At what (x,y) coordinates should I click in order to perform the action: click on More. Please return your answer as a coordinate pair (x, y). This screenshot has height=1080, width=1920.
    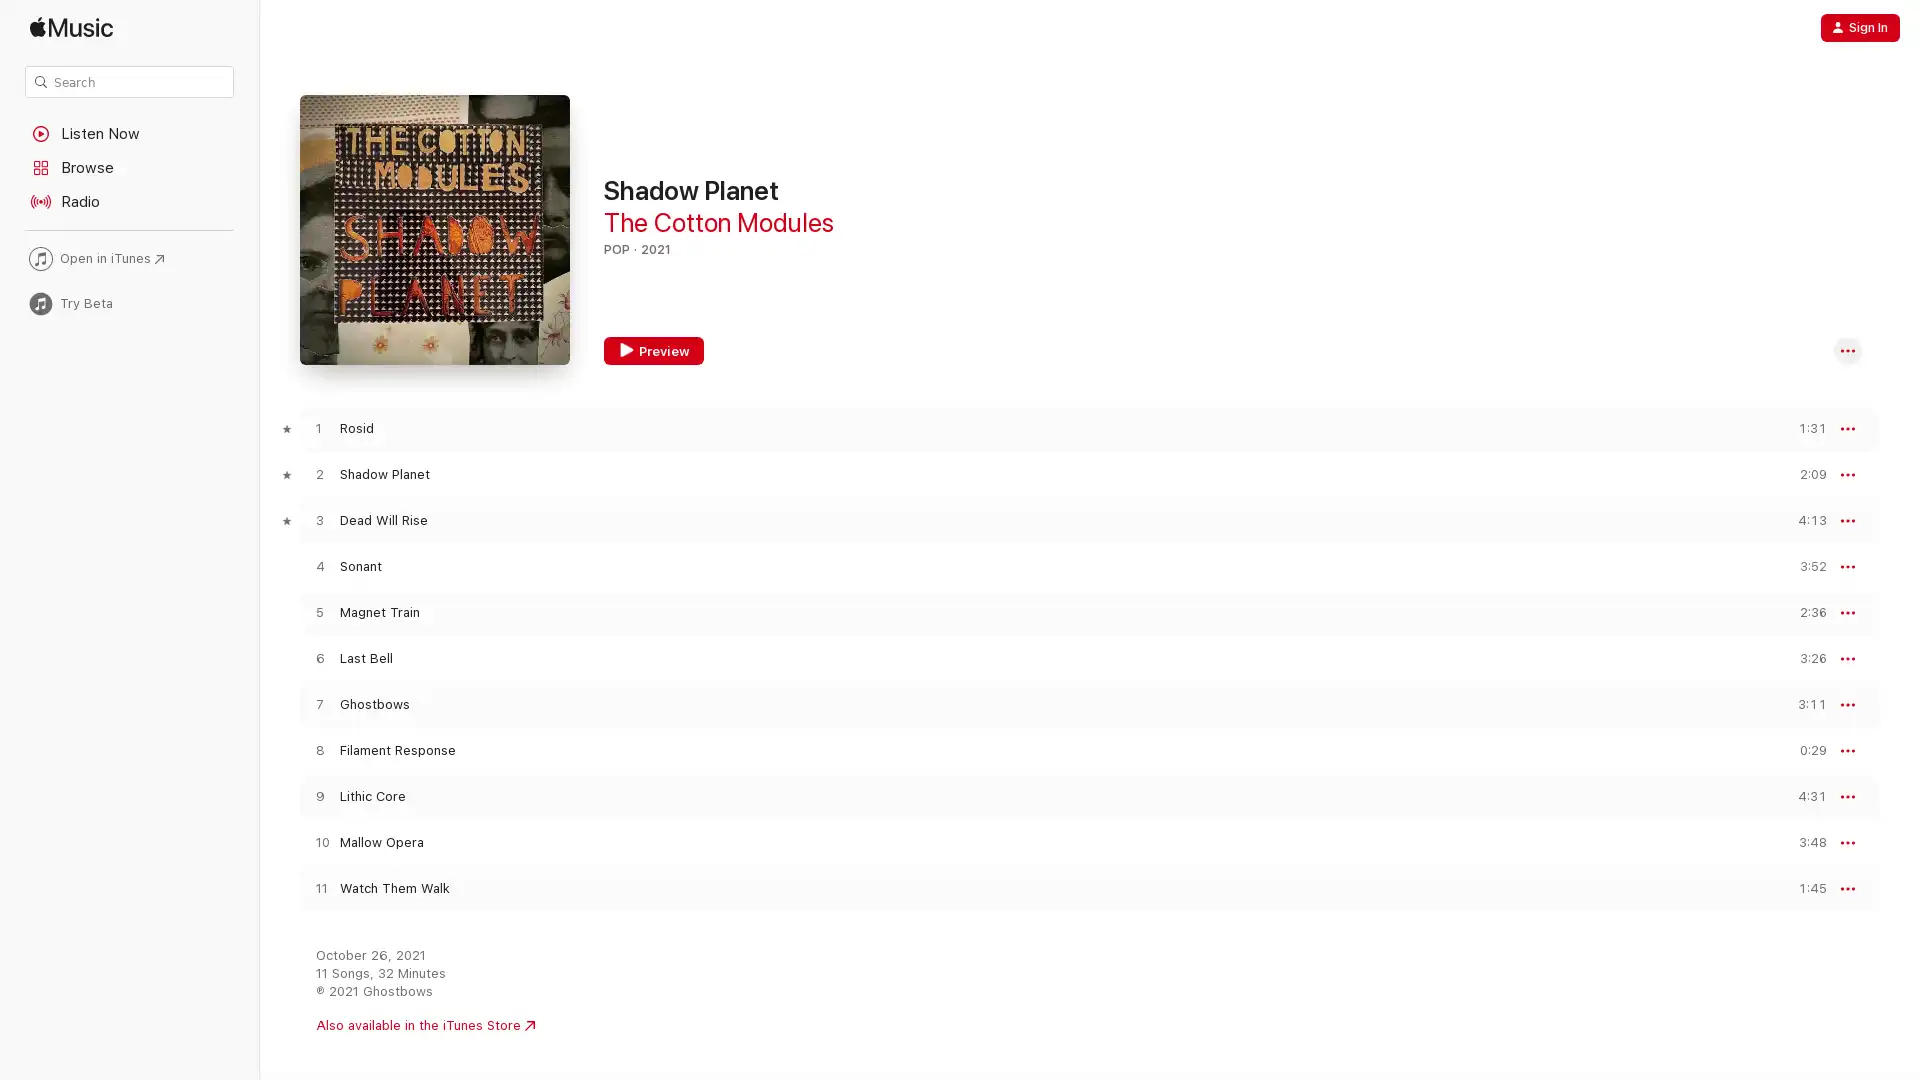
    Looking at the image, I should click on (1847, 350).